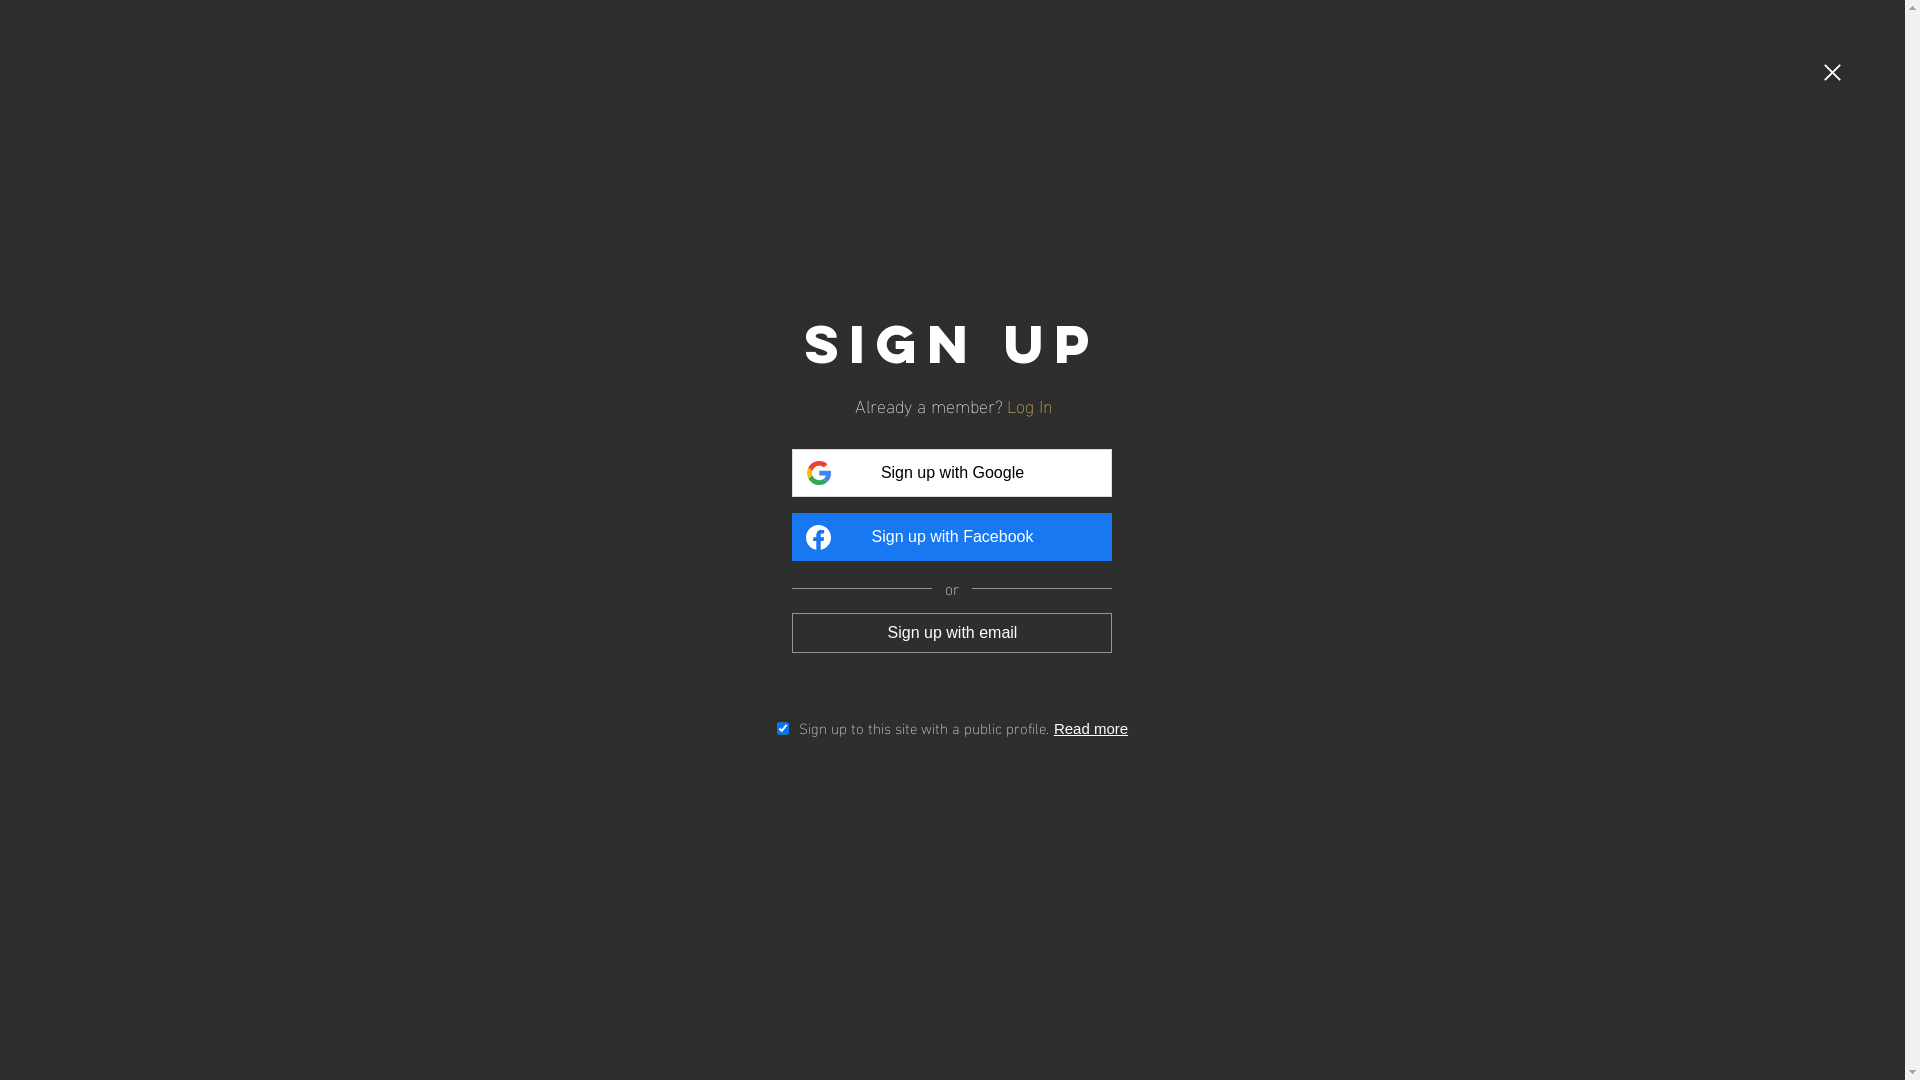  I want to click on 'Sign up with Google', so click(950, 473).